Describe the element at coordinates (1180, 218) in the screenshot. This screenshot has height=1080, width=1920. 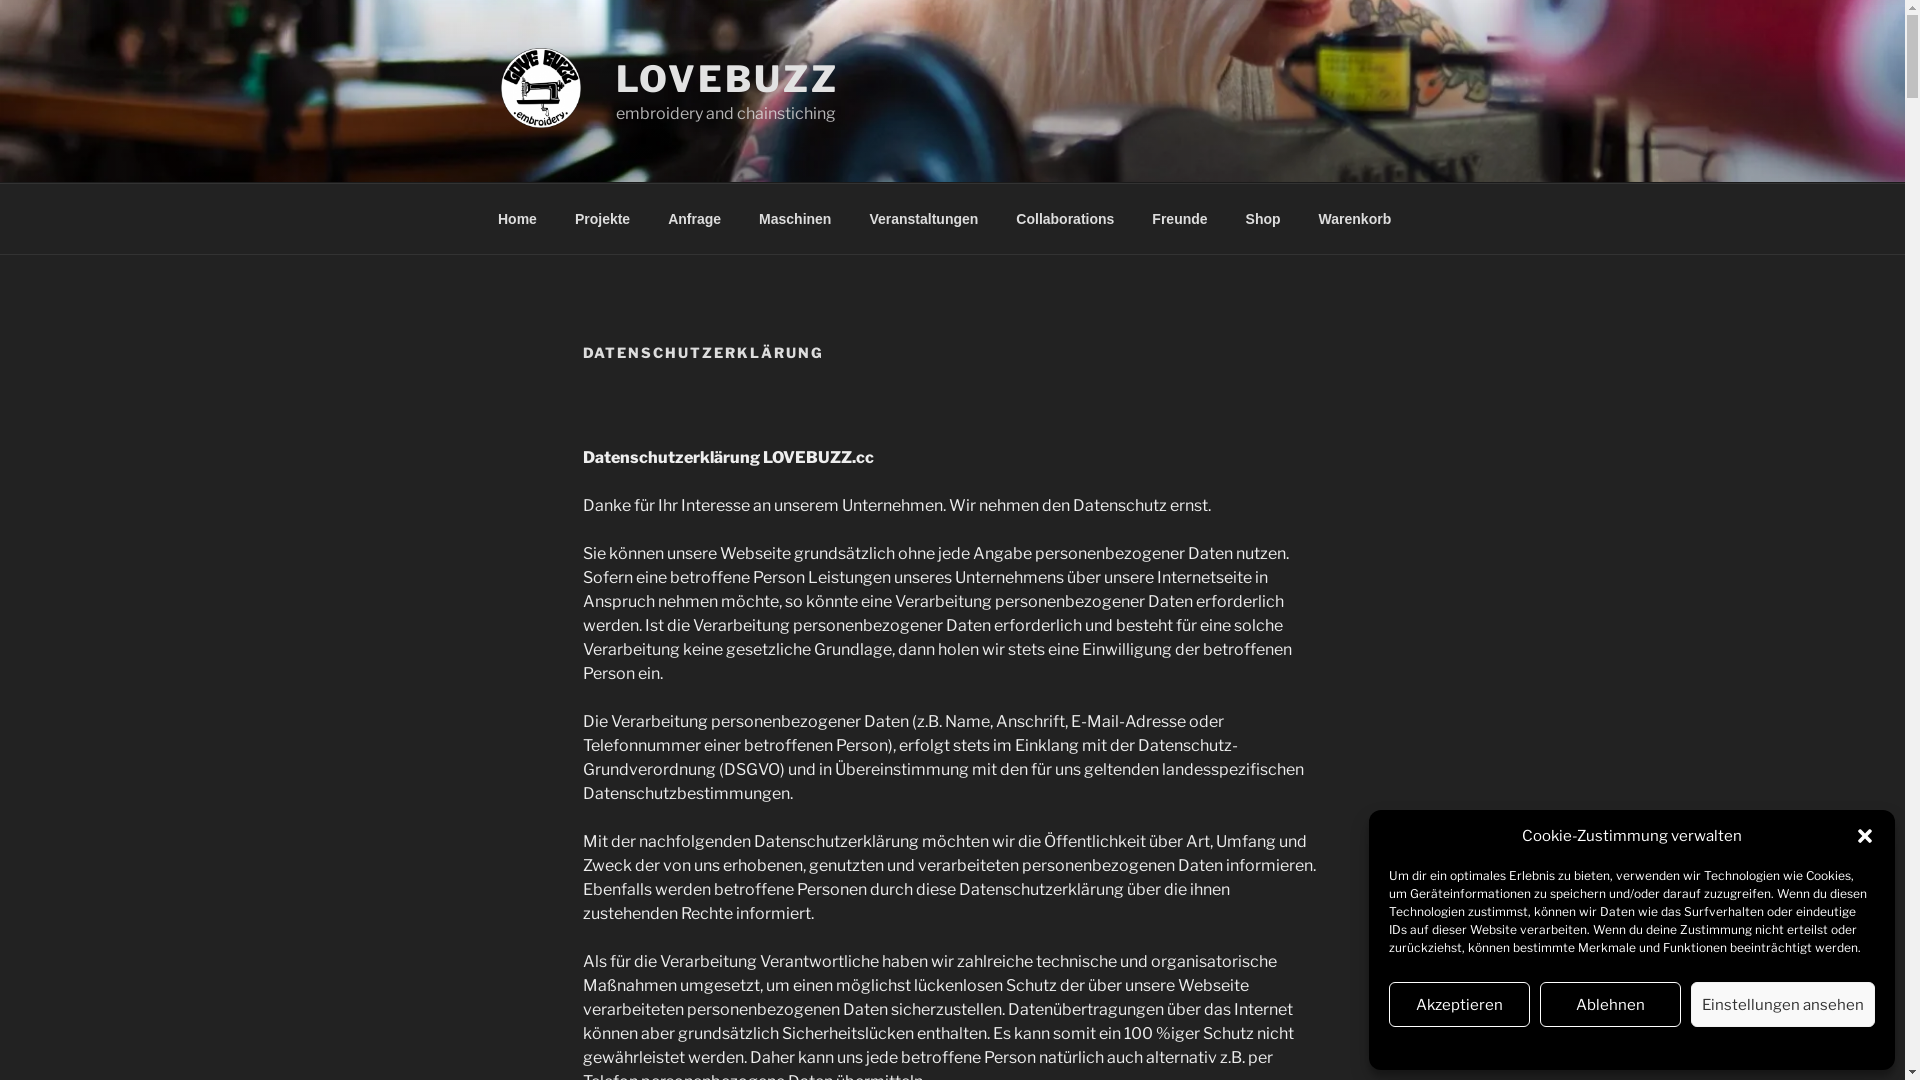
I see `'Freunde'` at that location.